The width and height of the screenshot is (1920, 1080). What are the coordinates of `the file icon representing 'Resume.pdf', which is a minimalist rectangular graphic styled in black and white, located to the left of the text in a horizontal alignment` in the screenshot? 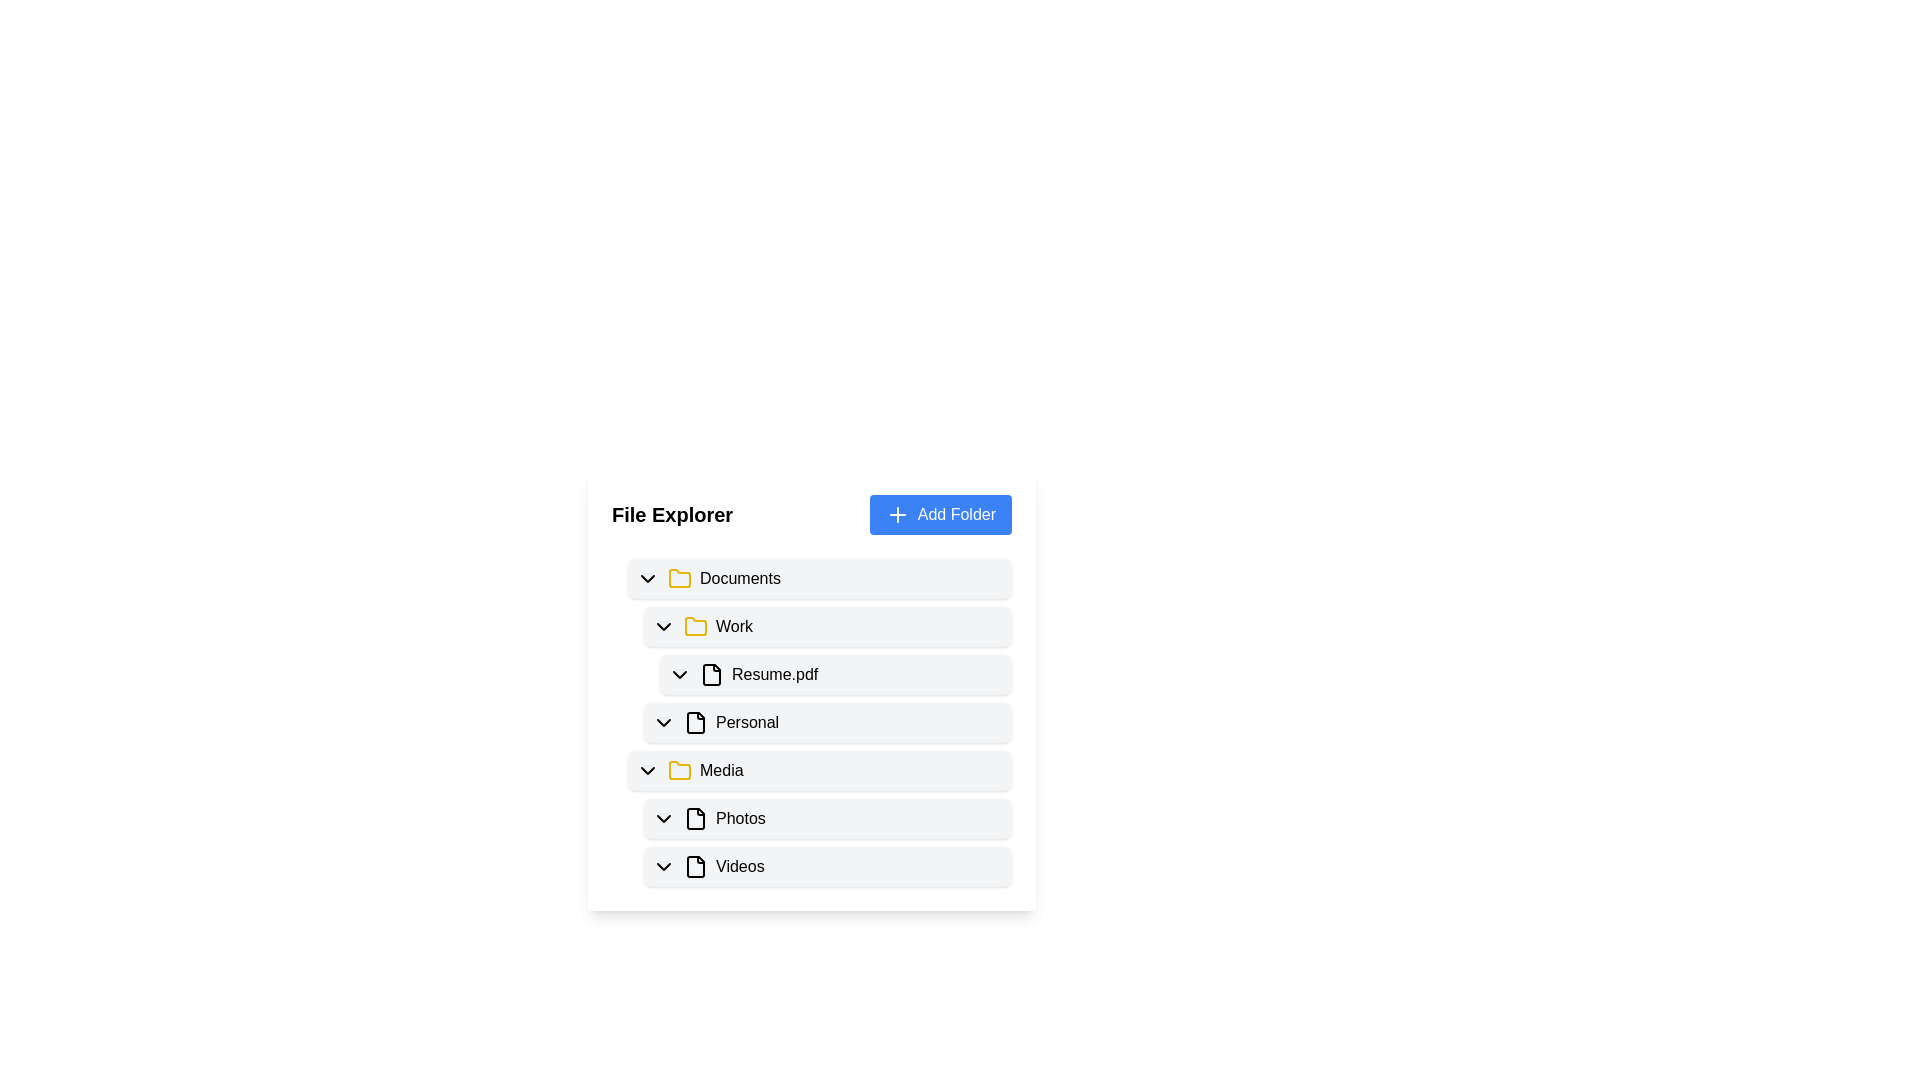 It's located at (711, 675).